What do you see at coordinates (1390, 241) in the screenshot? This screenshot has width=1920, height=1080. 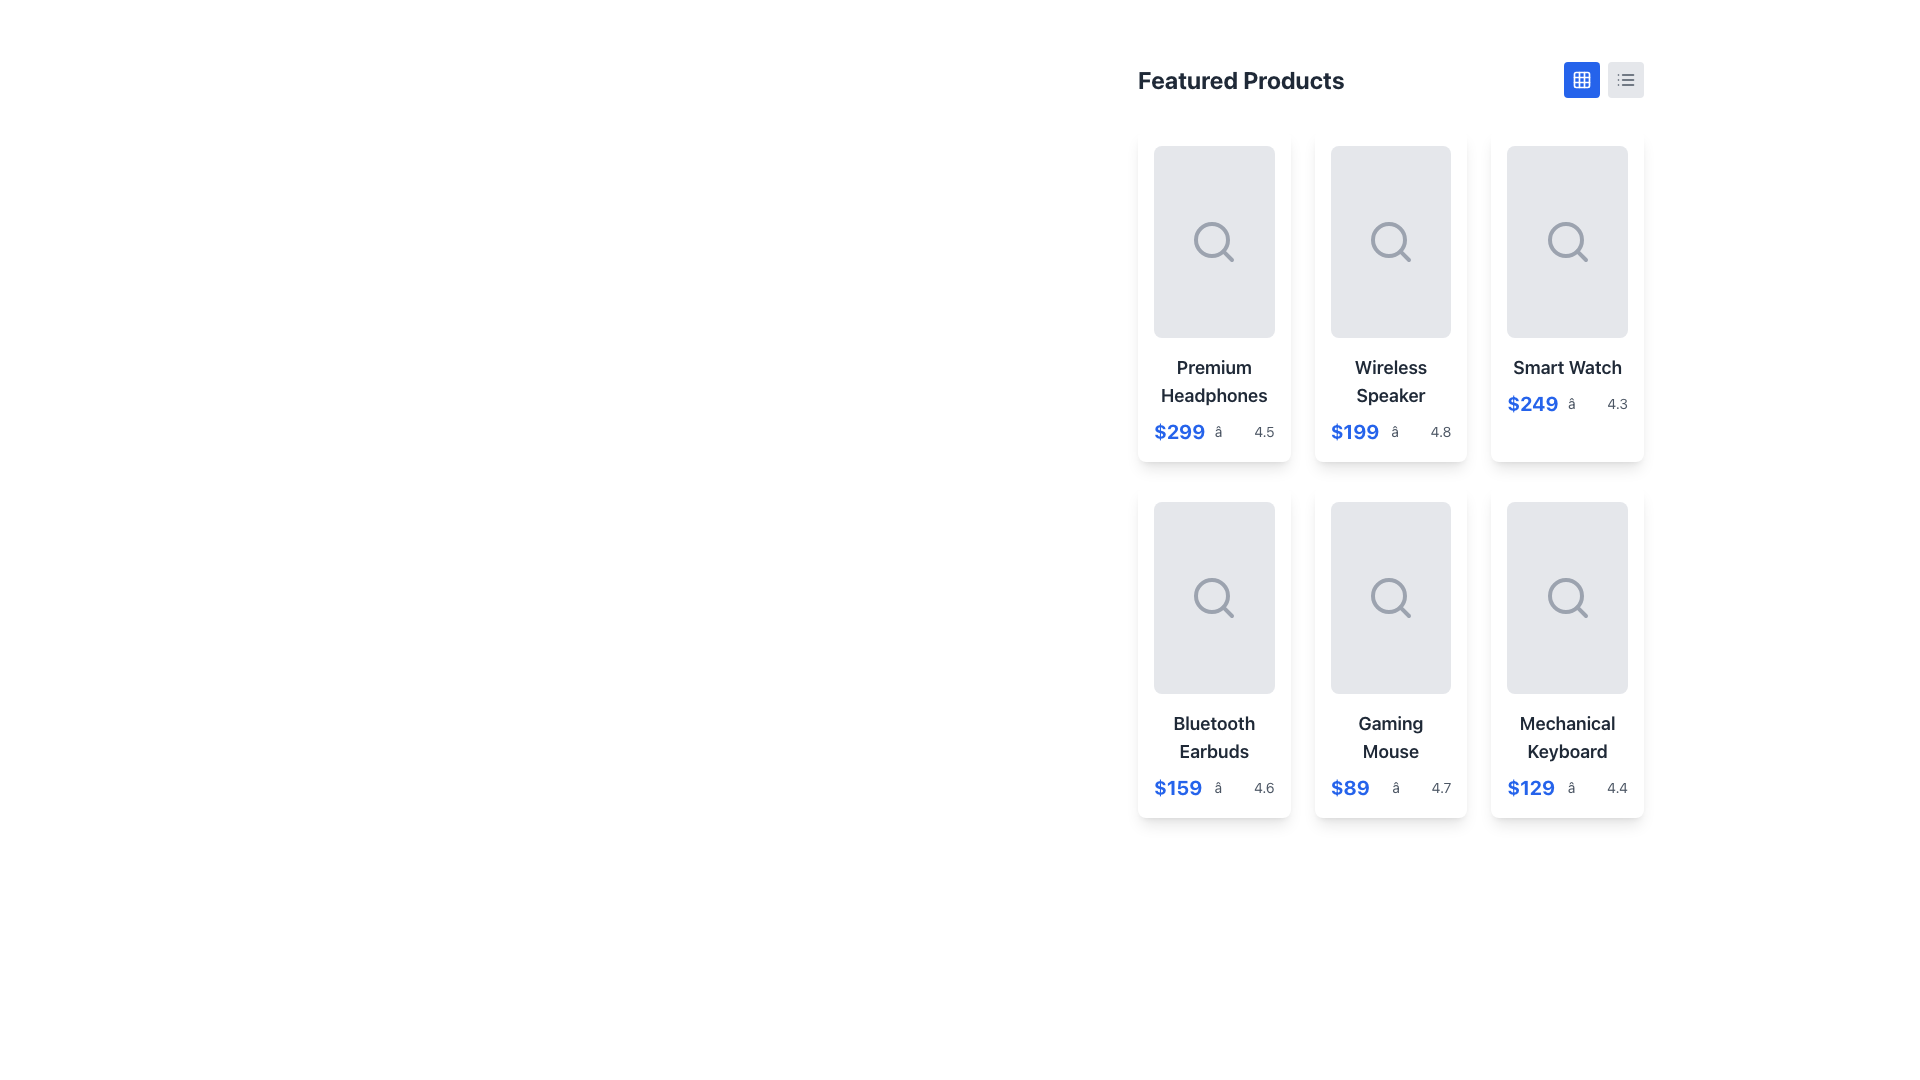 I see `the central icon representing the search or zoom functionality within the 'Wireless Speaker' card, which is situated in the second column of the first row of a grid layout` at bounding box center [1390, 241].